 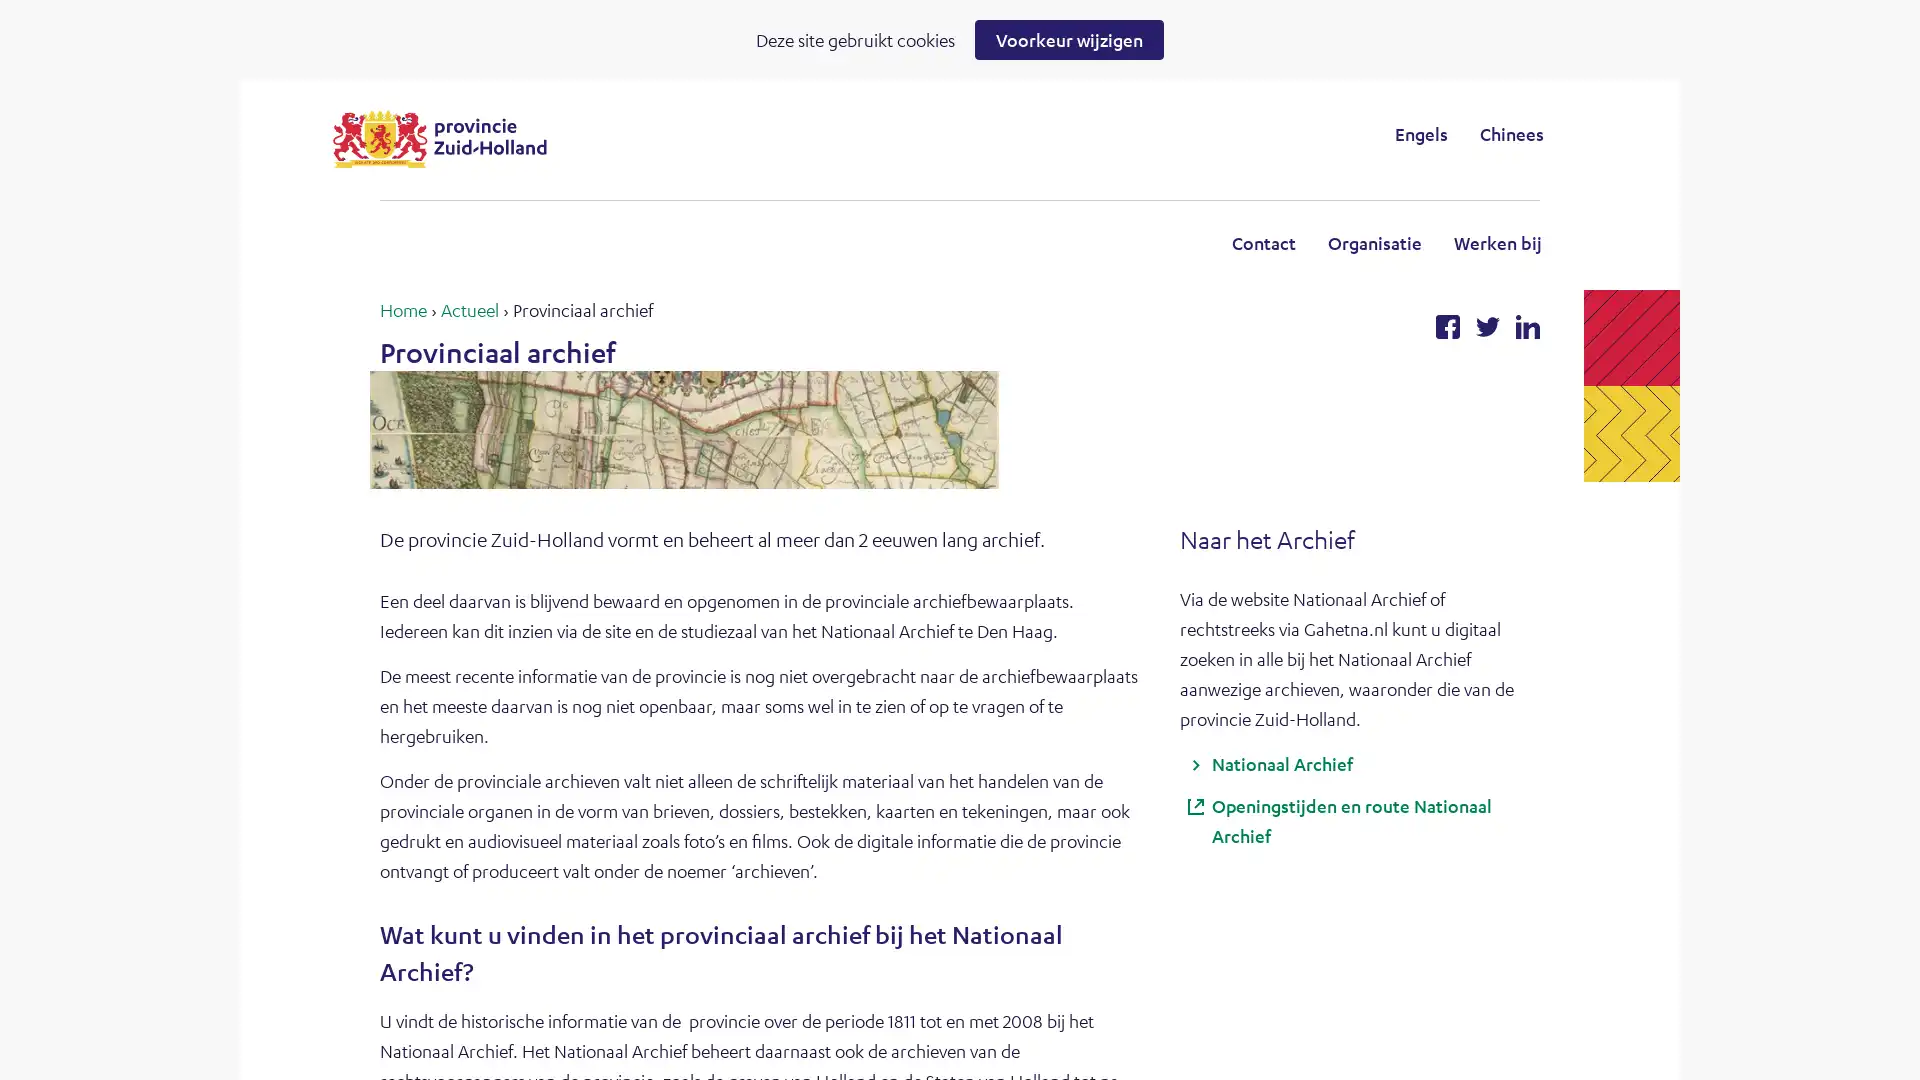 What do you see at coordinates (1068, 39) in the screenshot?
I see `Voorkeur wijzigen` at bounding box center [1068, 39].